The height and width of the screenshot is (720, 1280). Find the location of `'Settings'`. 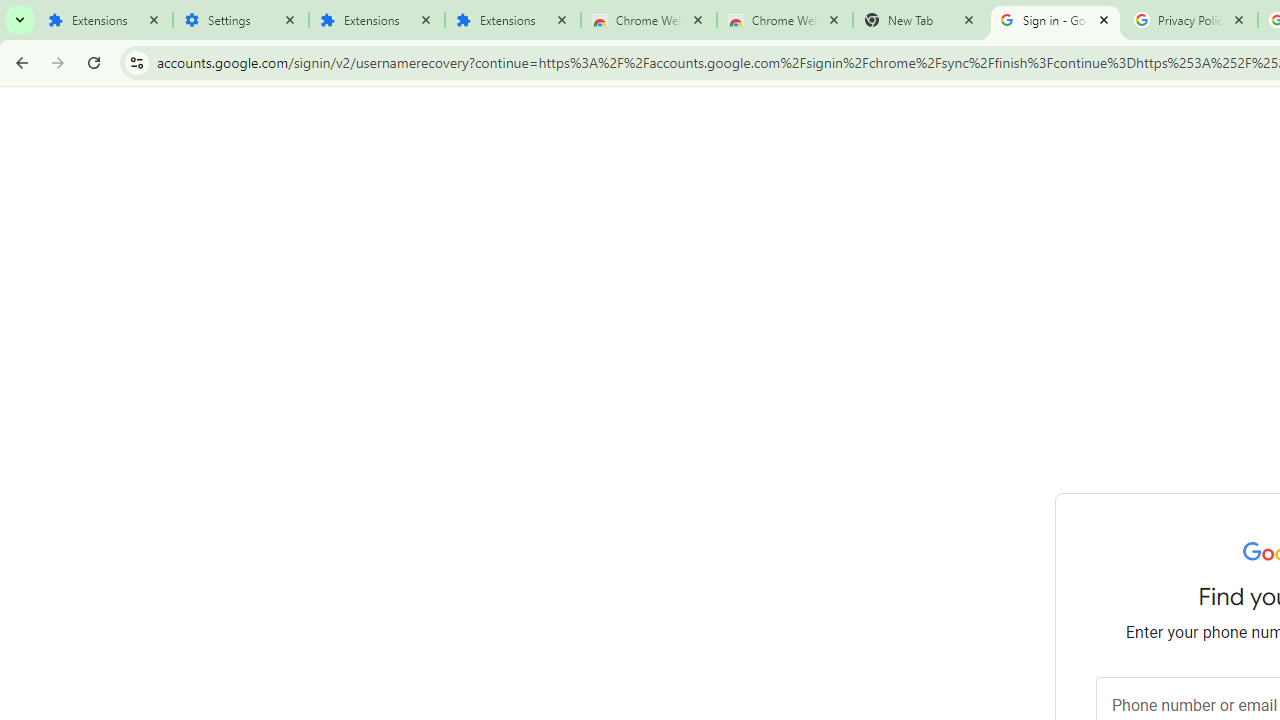

'Settings' is located at coordinates (240, 20).